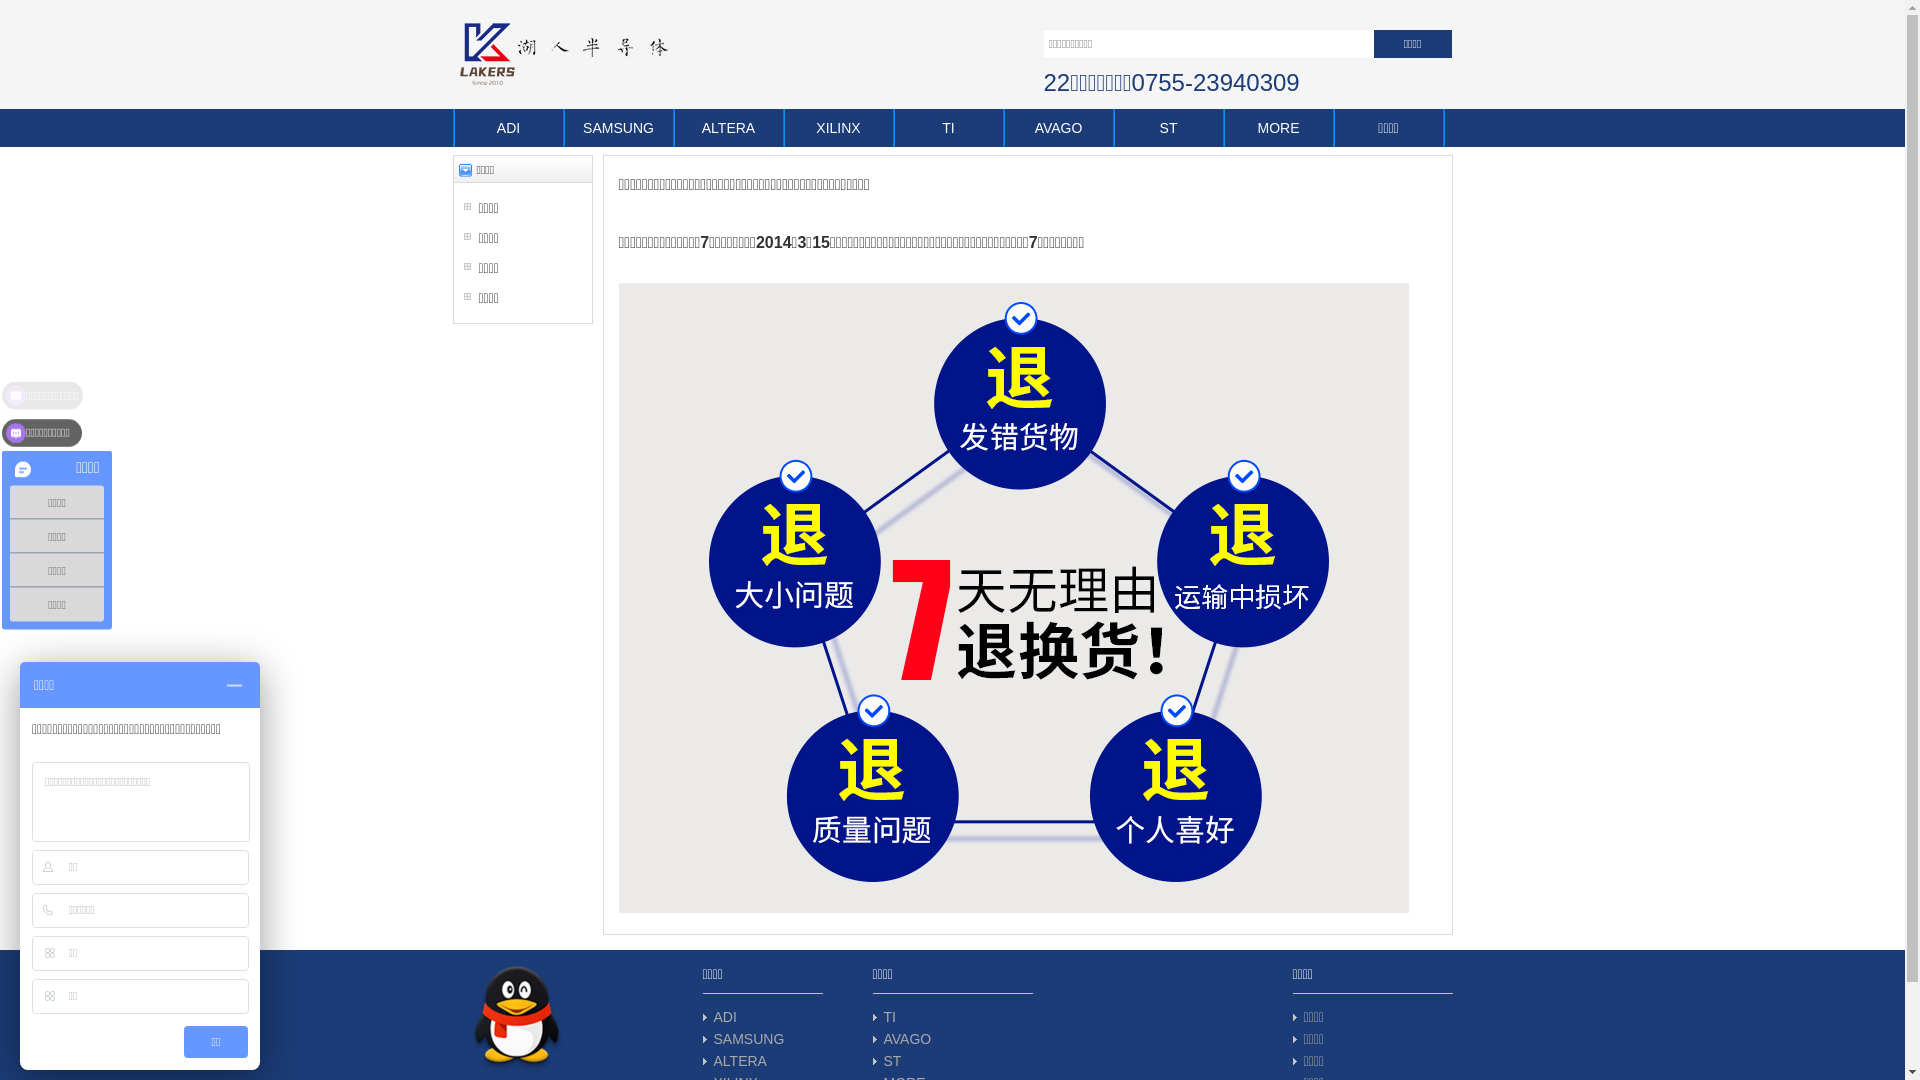 Image resolution: width=1920 pixels, height=1080 pixels. I want to click on 'MORE', so click(1277, 127).